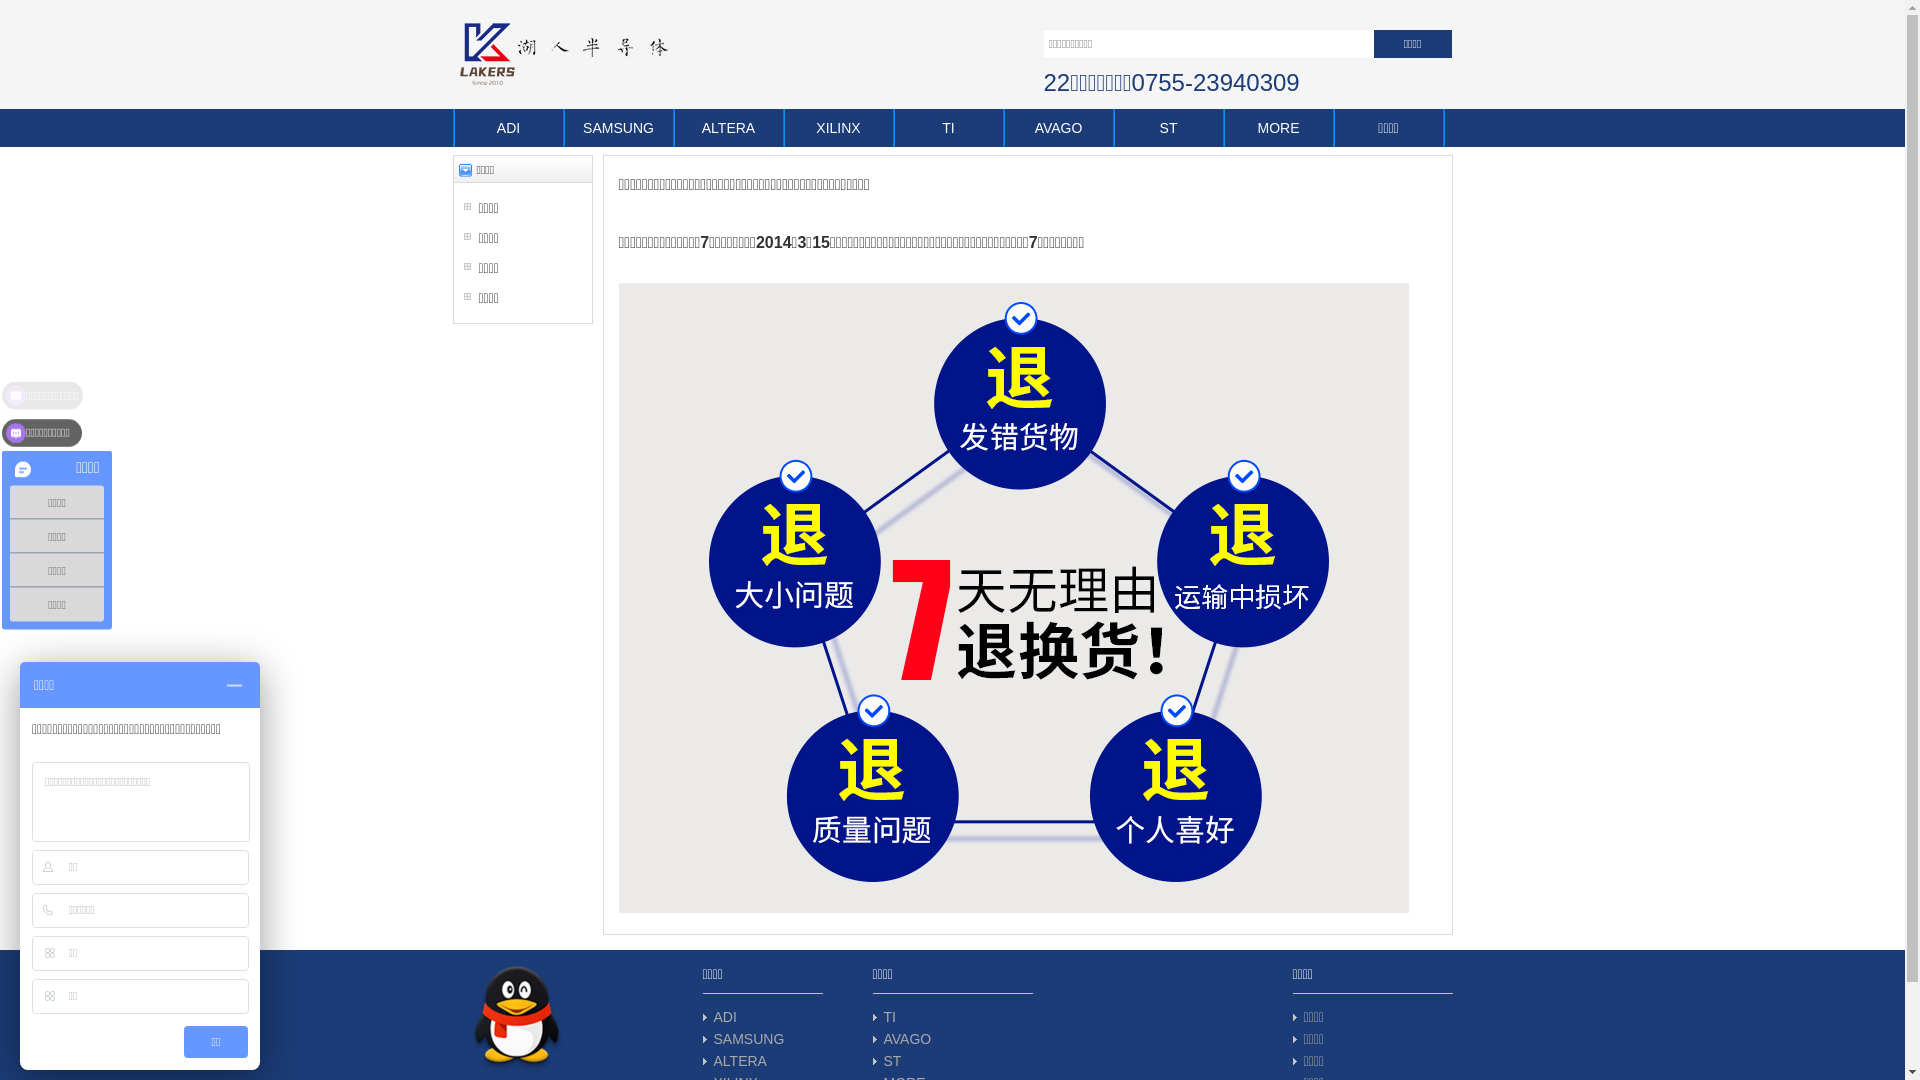 Image resolution: width=1920 pixels, height=1080 pixels. I want to click on 'MORE', so click(1277, 127).